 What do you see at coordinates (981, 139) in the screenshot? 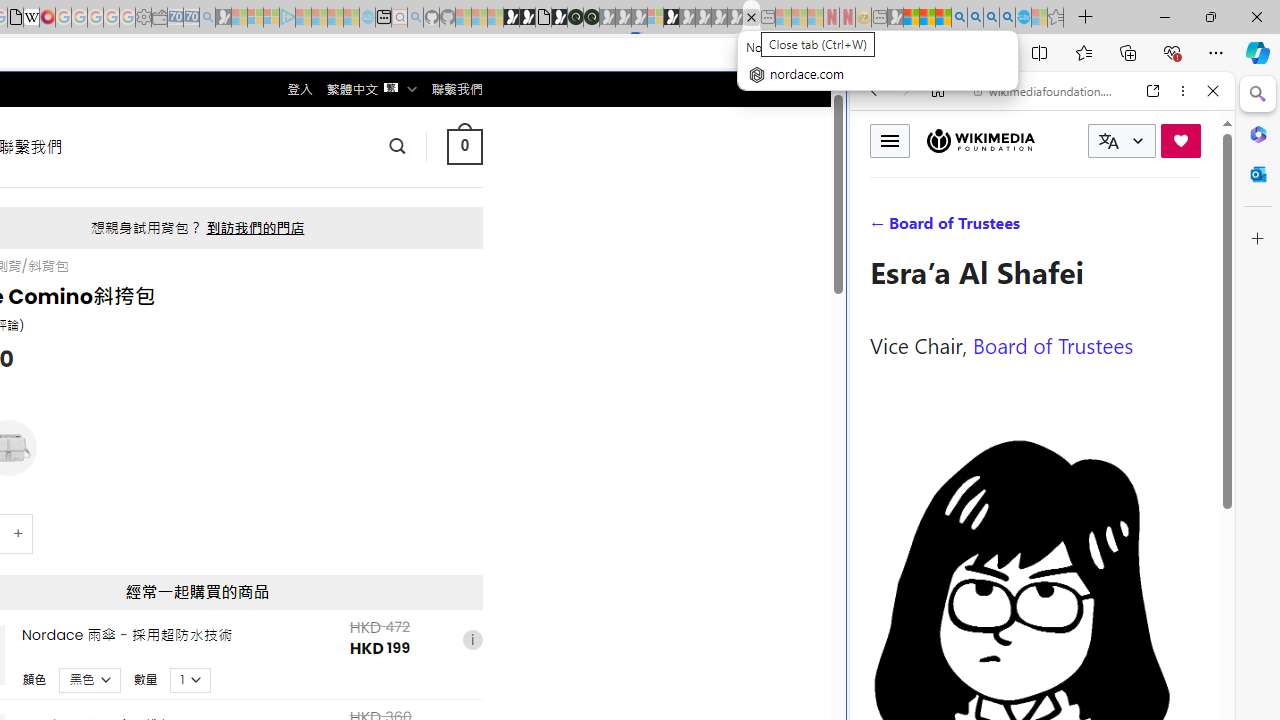
I see `'Wikimedia Foundation'` at bounding box center [981, 139].